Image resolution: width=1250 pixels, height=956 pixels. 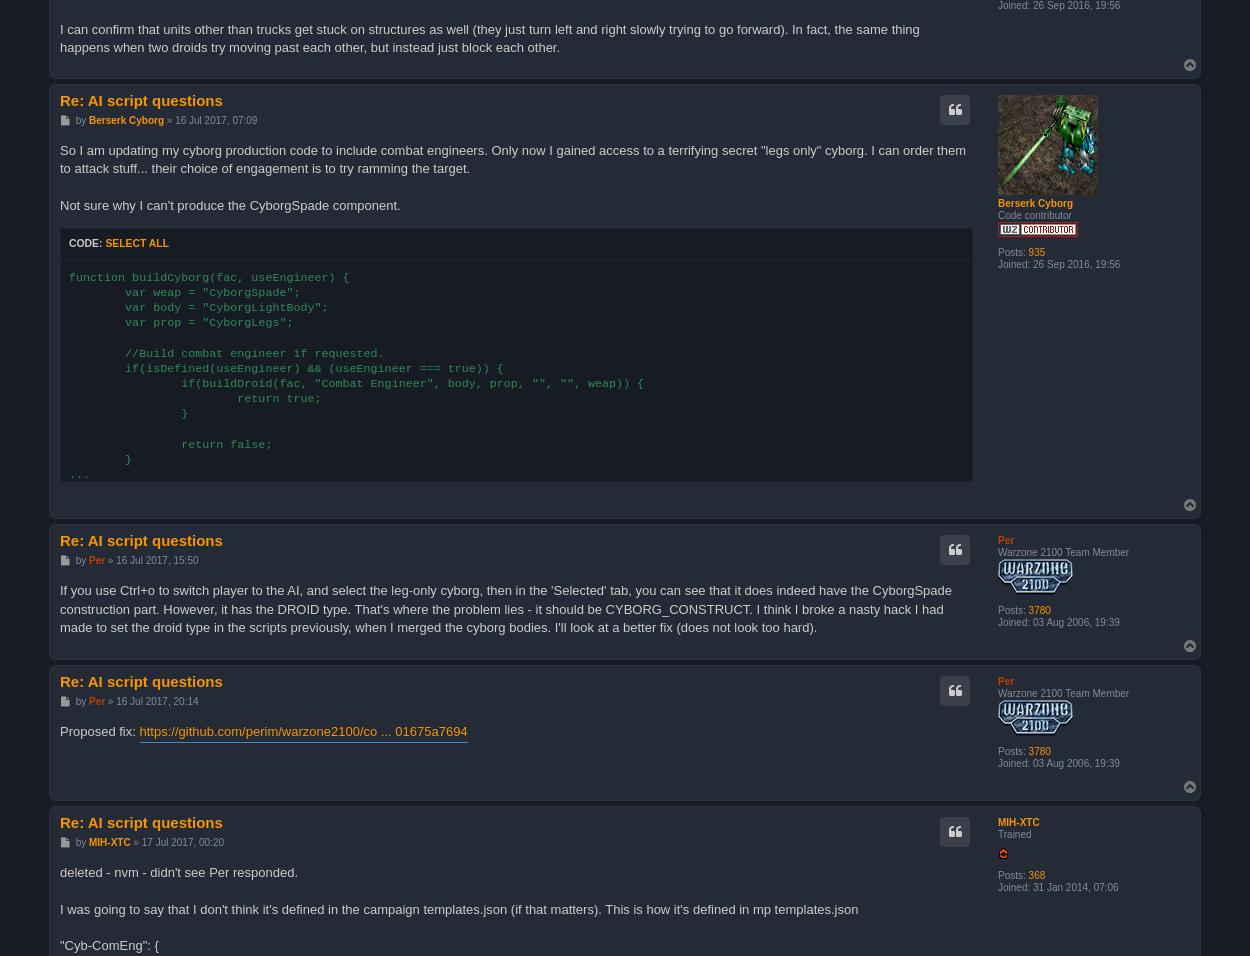 I want to click on 'Code:', so click(x=86, y=242).